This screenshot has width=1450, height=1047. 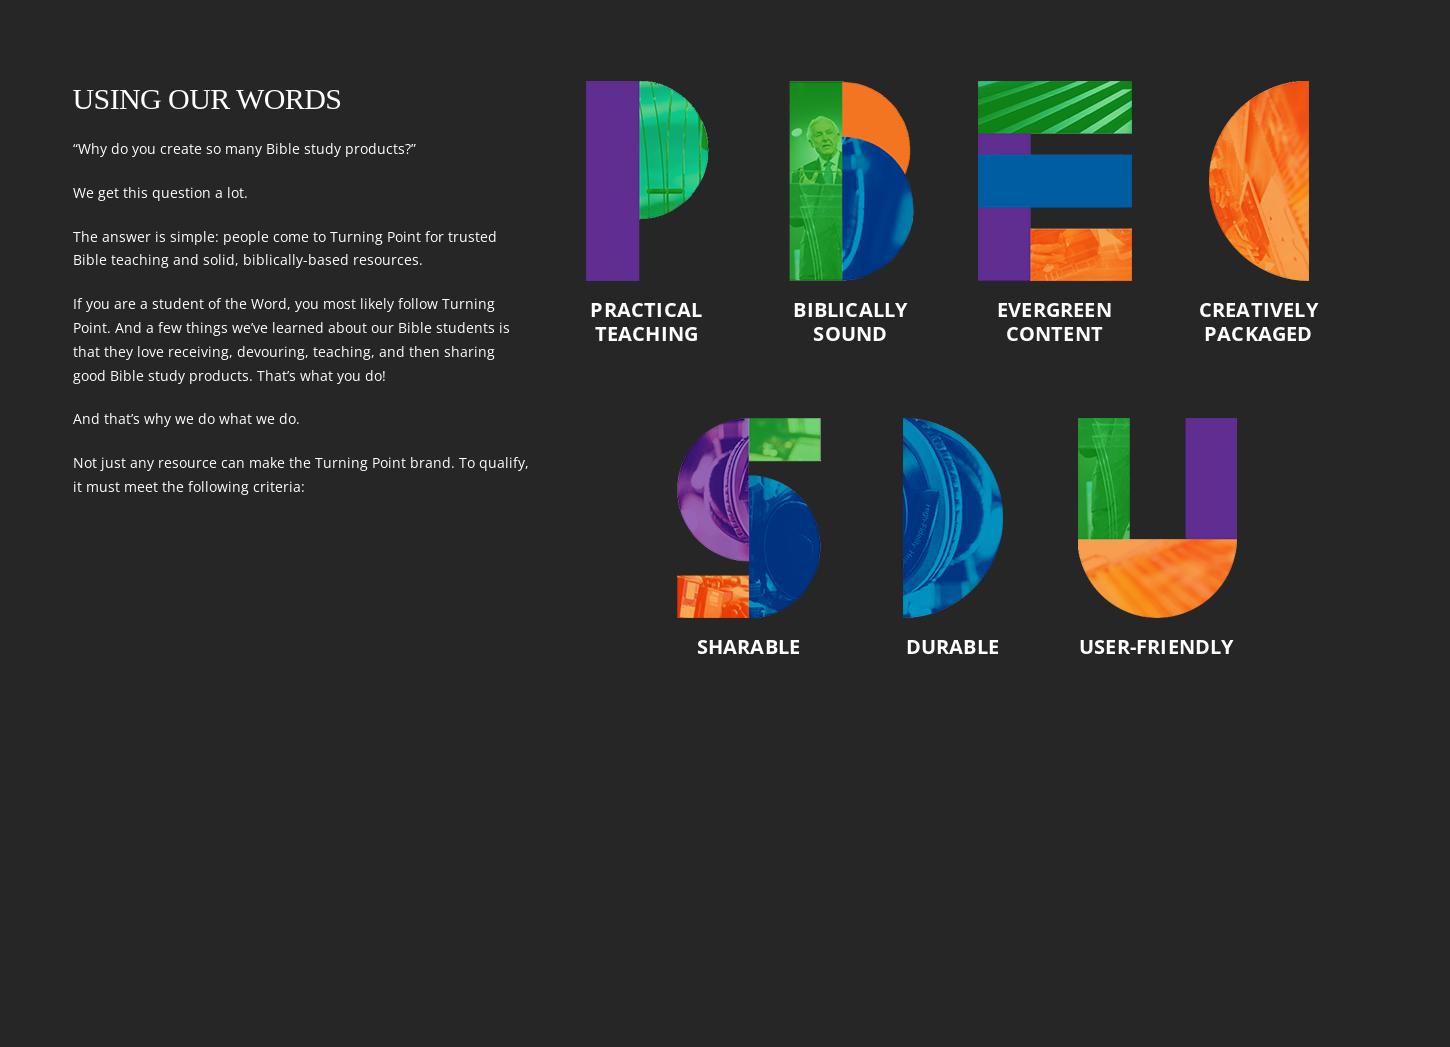 I want to click on 'And that’s why we do what we do.', so click(x=184, y=417).